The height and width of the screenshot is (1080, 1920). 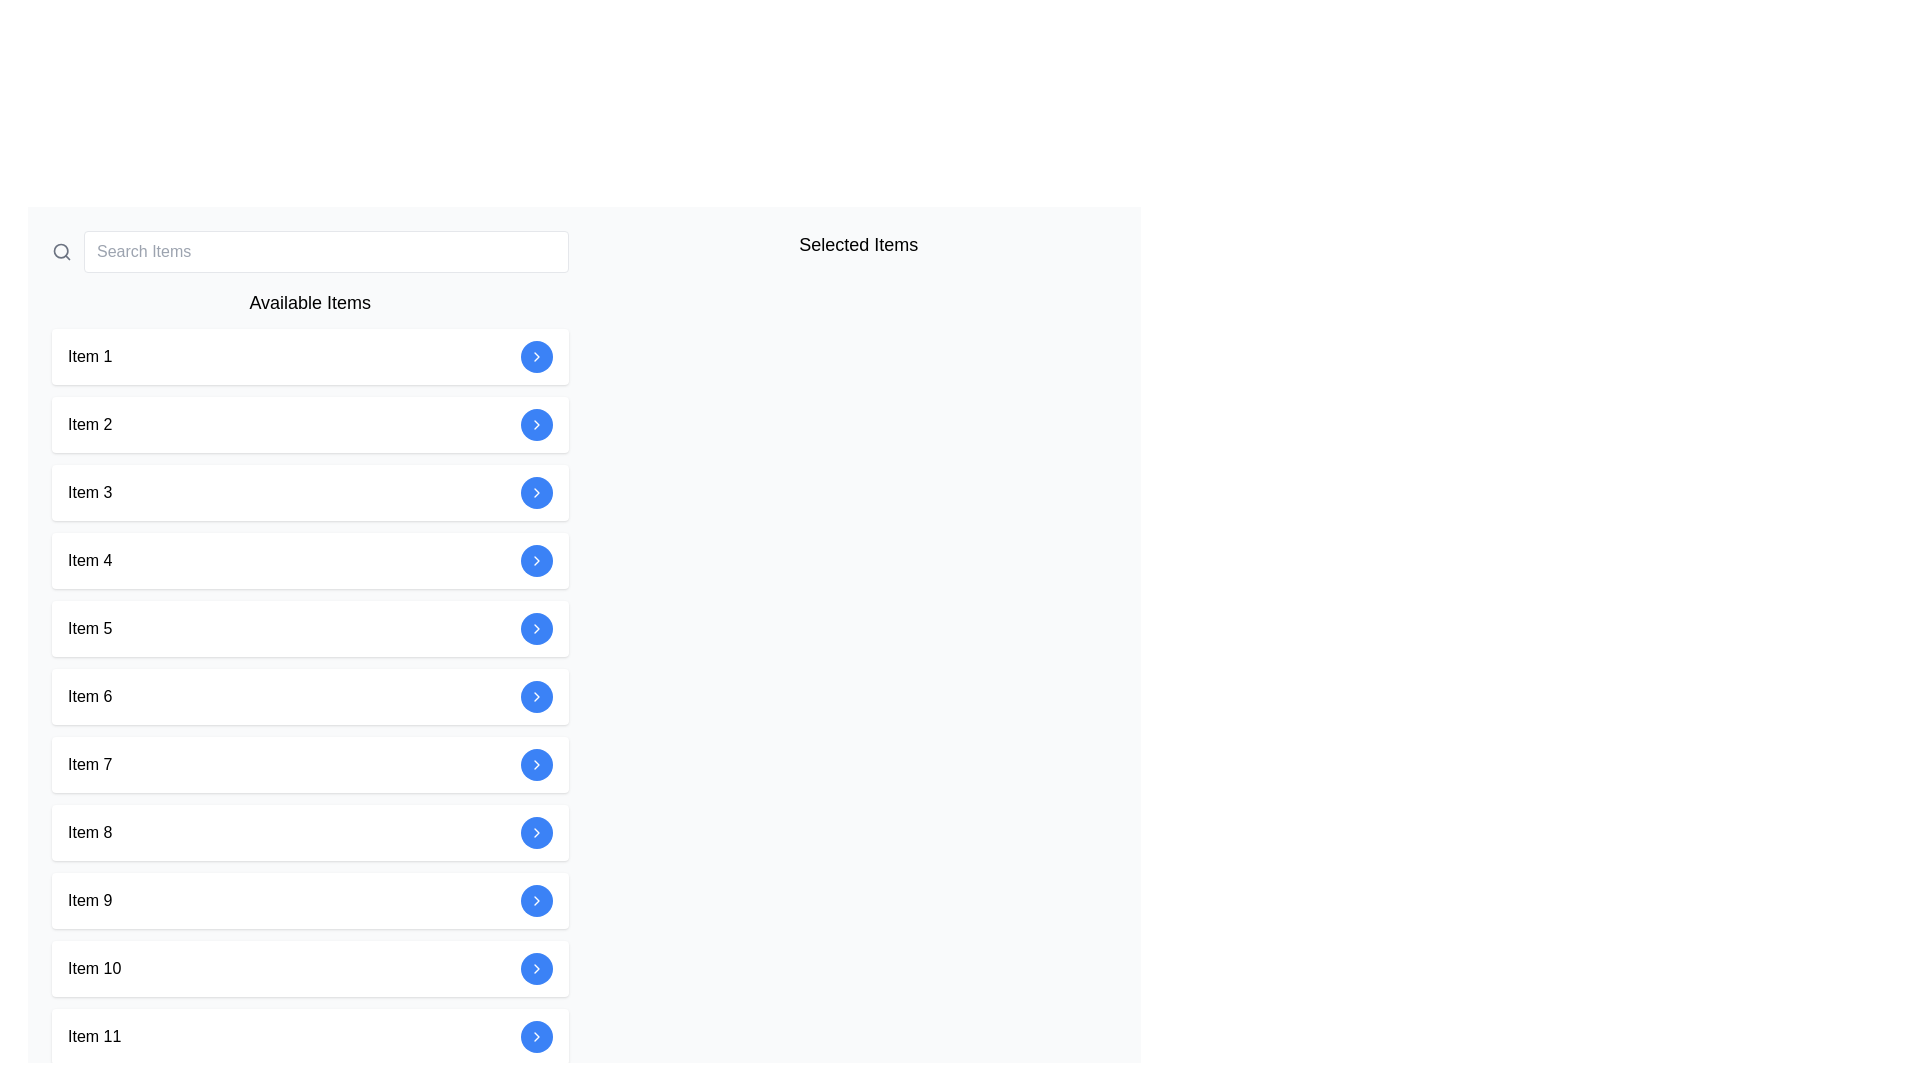 I want to click on the input box labeled 'Search Items' by clicking the magnifying glass icon, so click(x=61, y=250).